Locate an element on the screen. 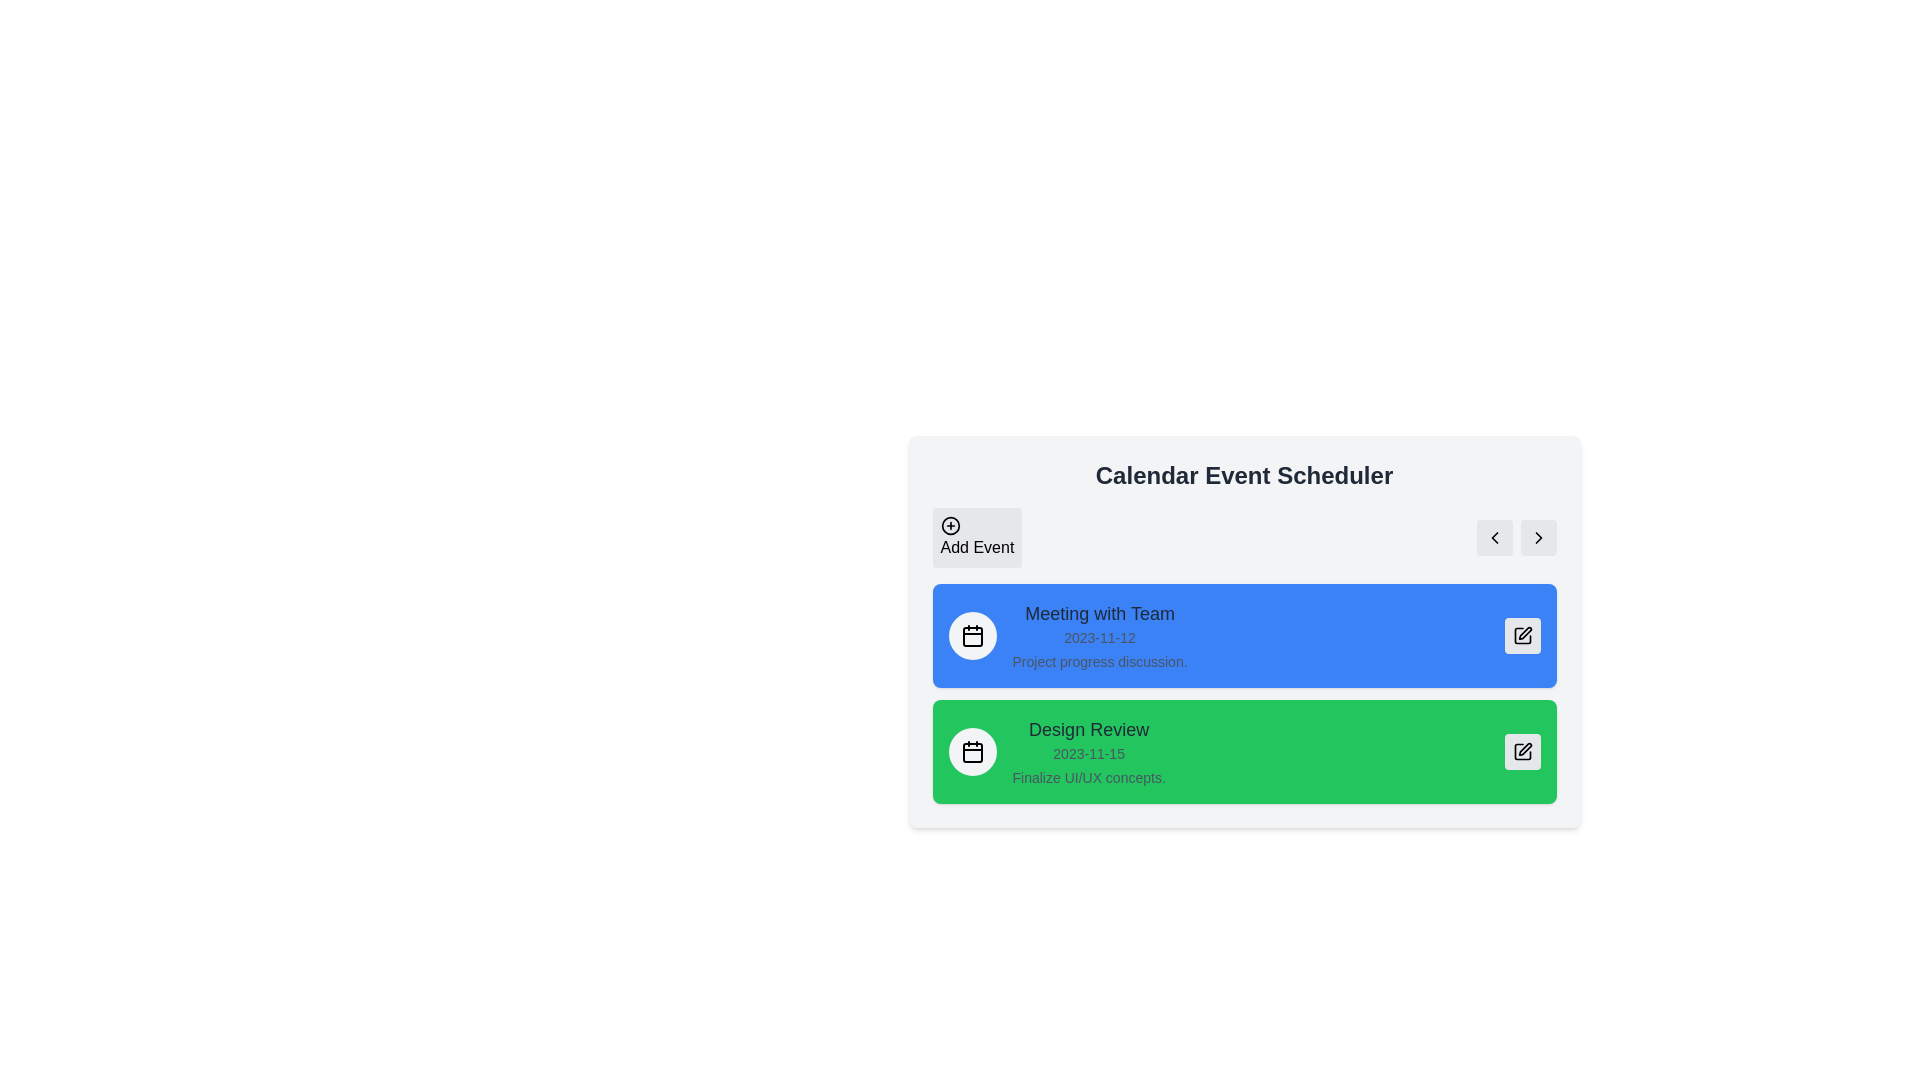  the text block within the event card that provides the event's title, date, and description is located at coordinates (1088, 752).